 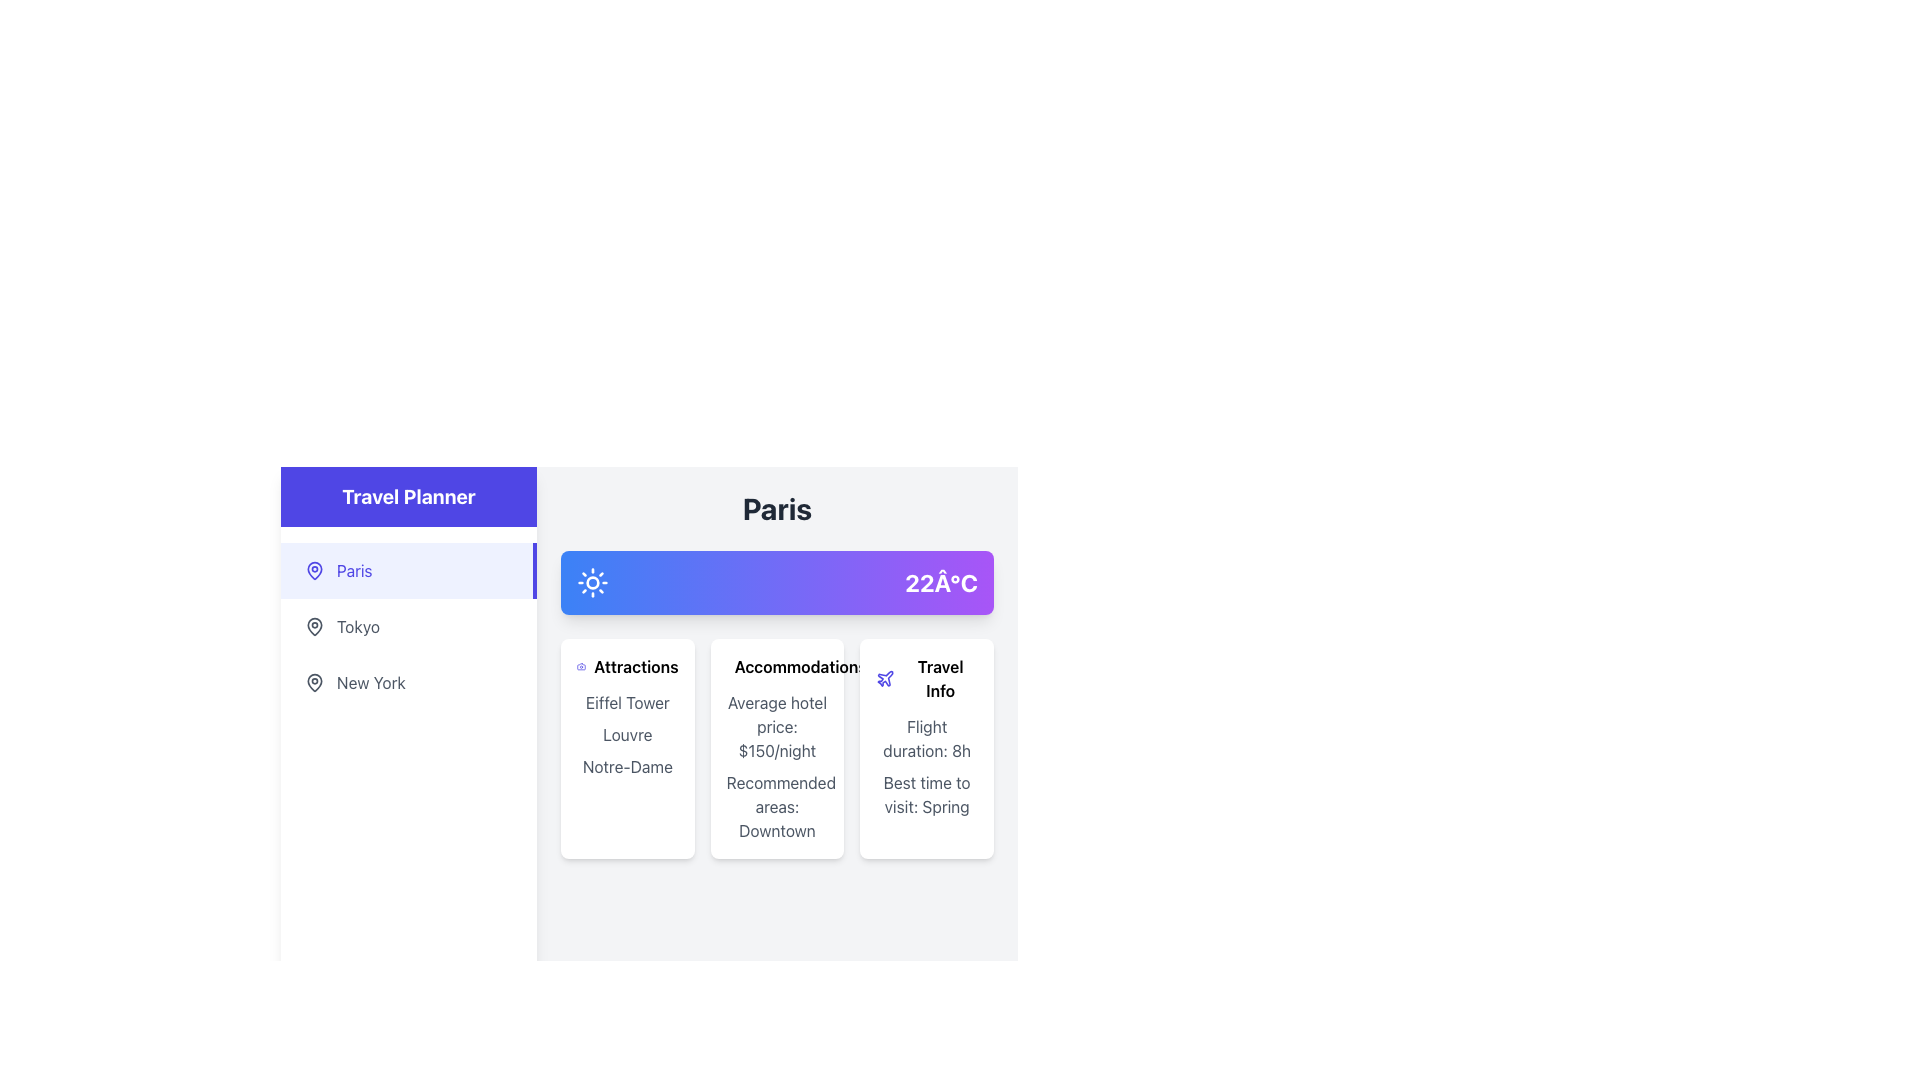 What do you see at coordinates (407, 496) in the screenshot?
I see `the static text label 'Travel Planner' which is styled as a header in a purple background located at the top of the sidebar` at bounding box center [407, 496].